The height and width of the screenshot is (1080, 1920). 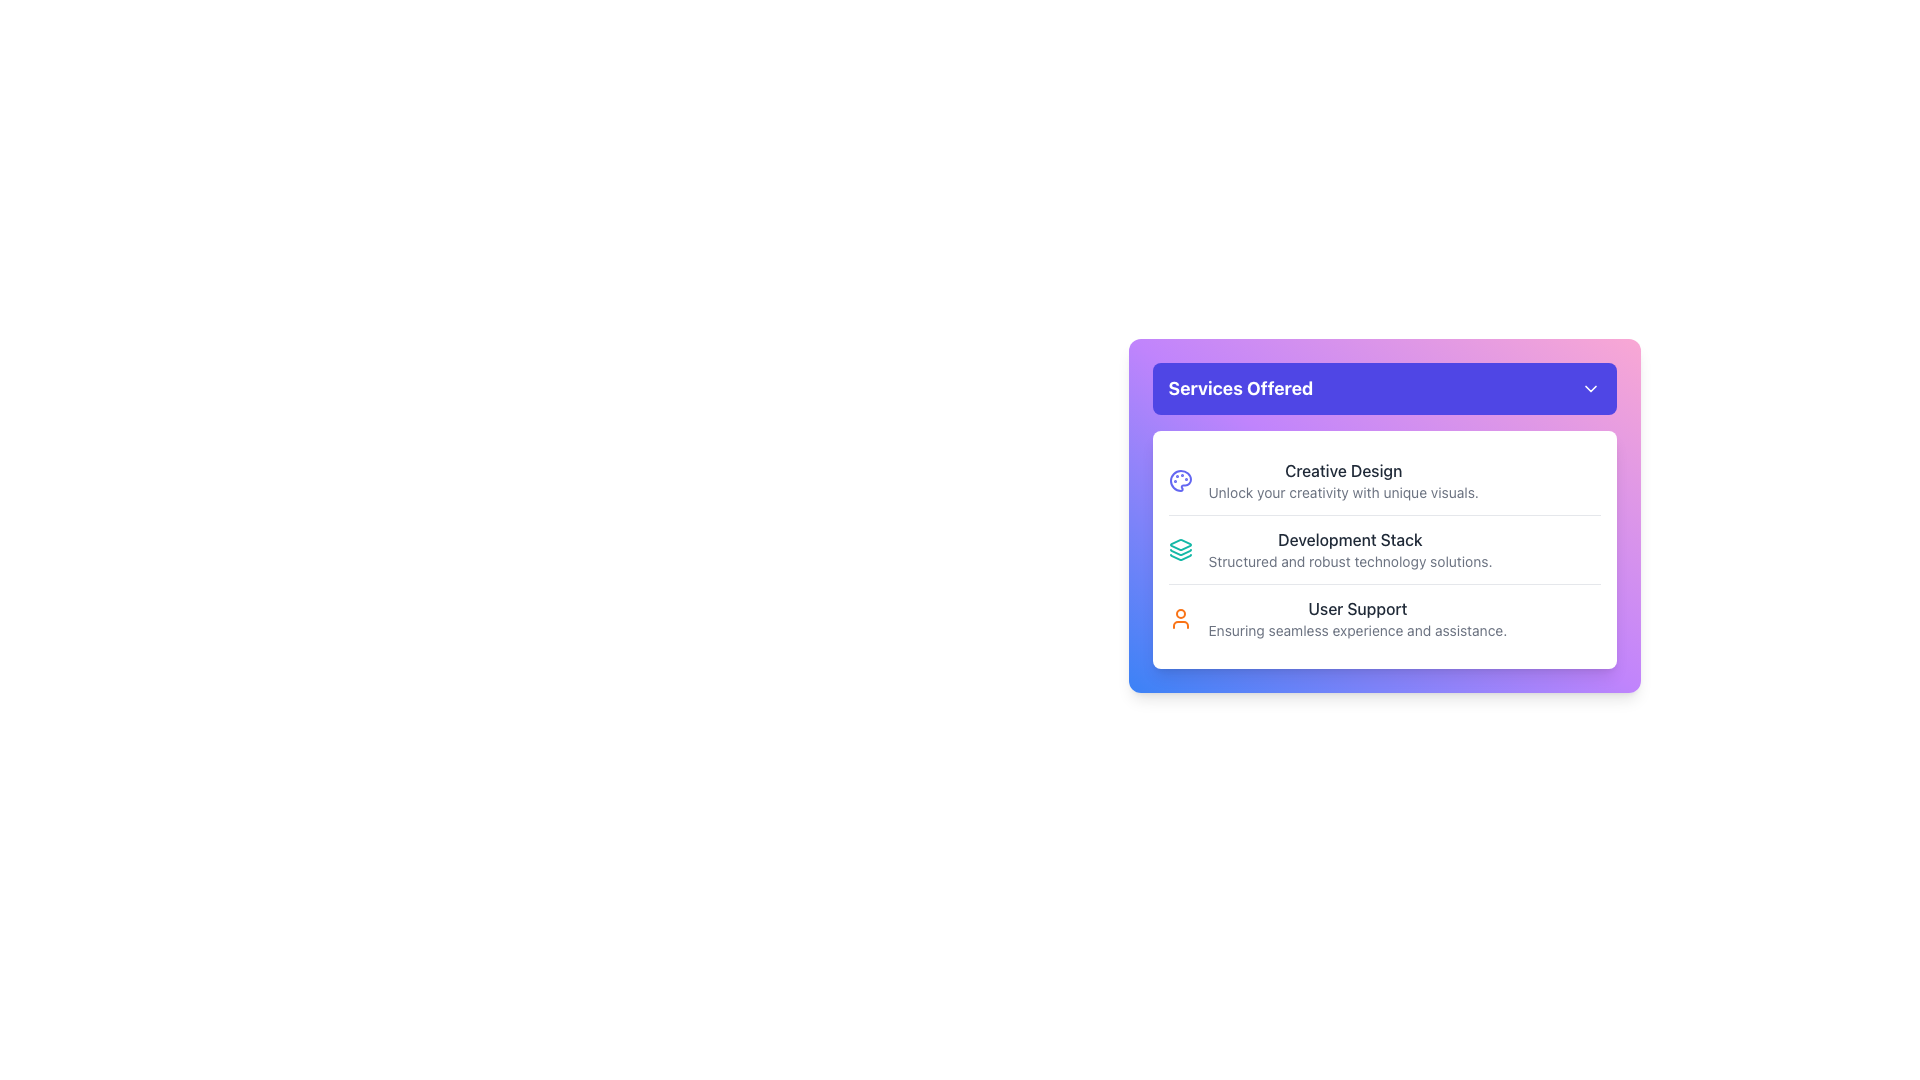 What do you see at coordinates (1383, 549) in the screenshot?
I see `the 'Development Stack' text block with the supporting icon to visualize further information` at bounding box center [1383, 549].